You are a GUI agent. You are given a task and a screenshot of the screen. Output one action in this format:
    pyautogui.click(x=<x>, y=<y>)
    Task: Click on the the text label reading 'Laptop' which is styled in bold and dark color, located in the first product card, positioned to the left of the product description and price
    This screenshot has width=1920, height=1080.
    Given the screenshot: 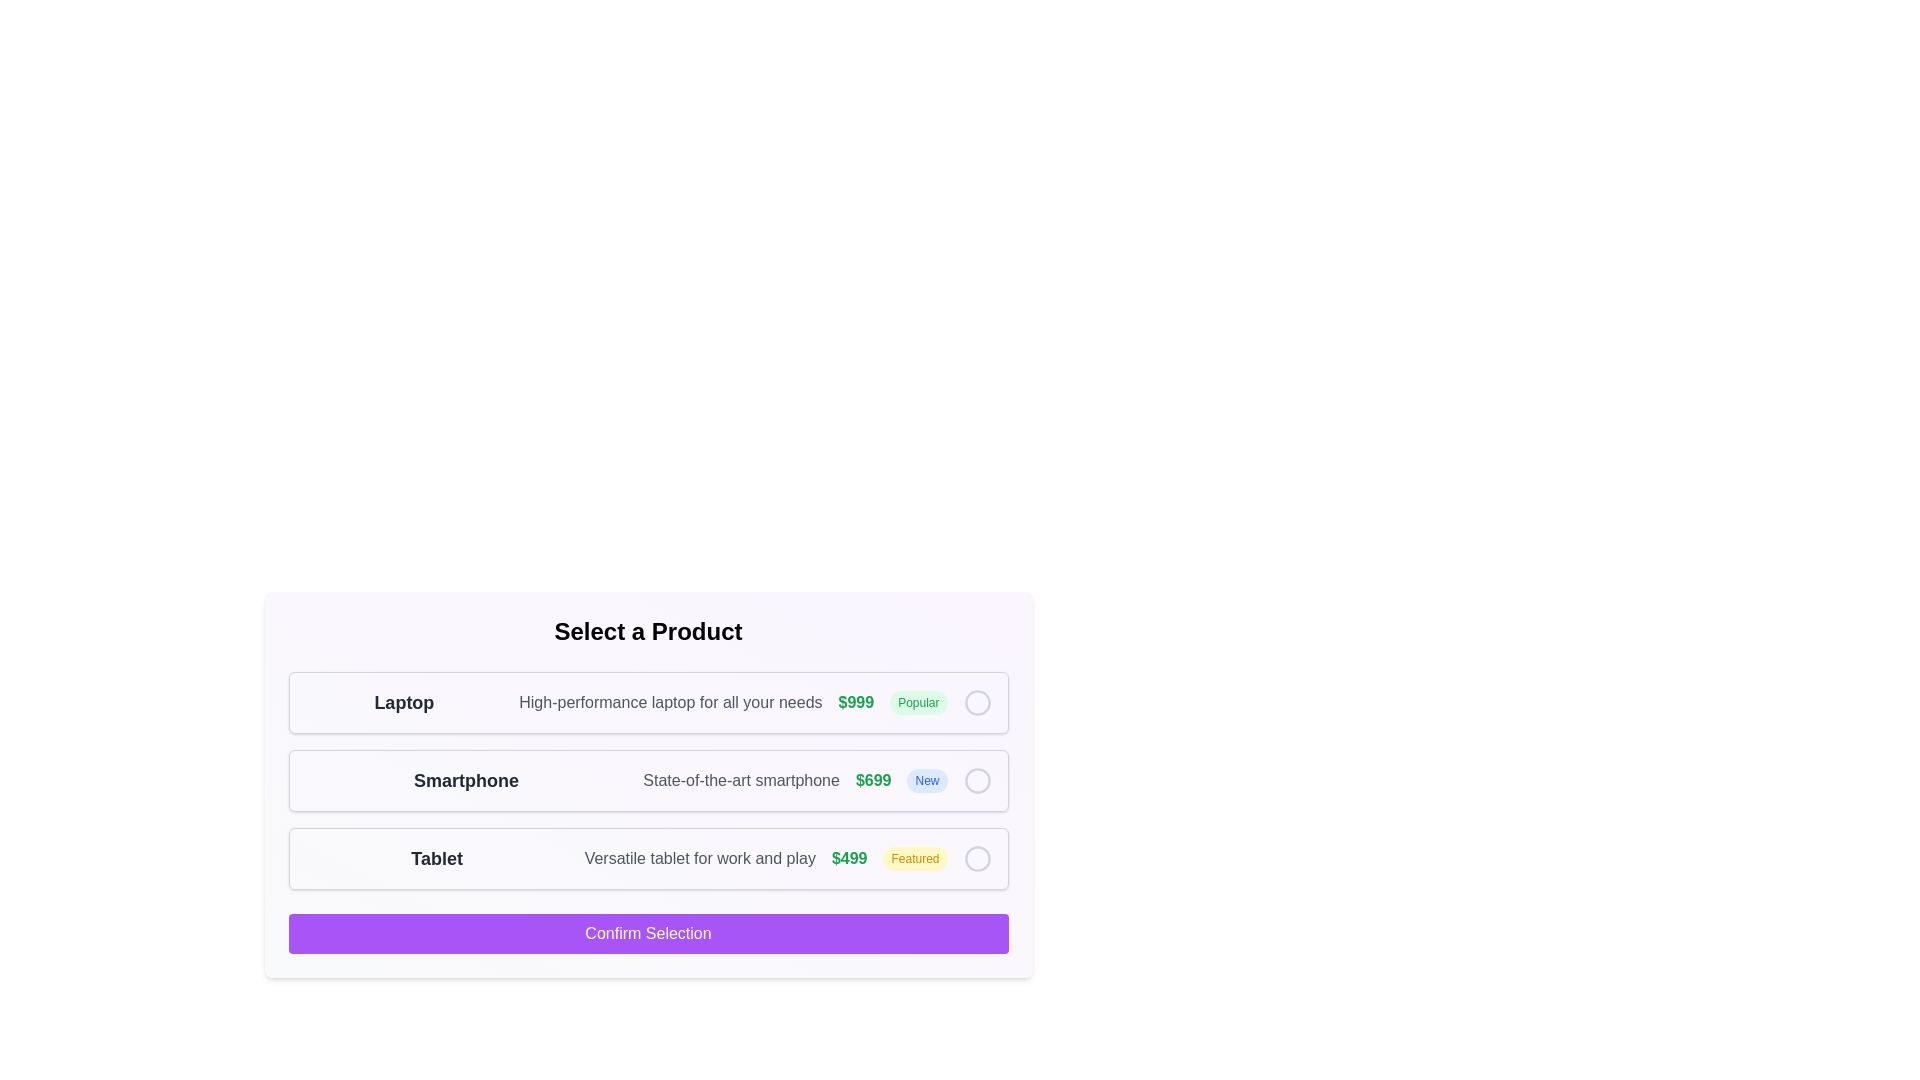 What is the action you would take?
    pyautogui.click(x=403, y=701)
    